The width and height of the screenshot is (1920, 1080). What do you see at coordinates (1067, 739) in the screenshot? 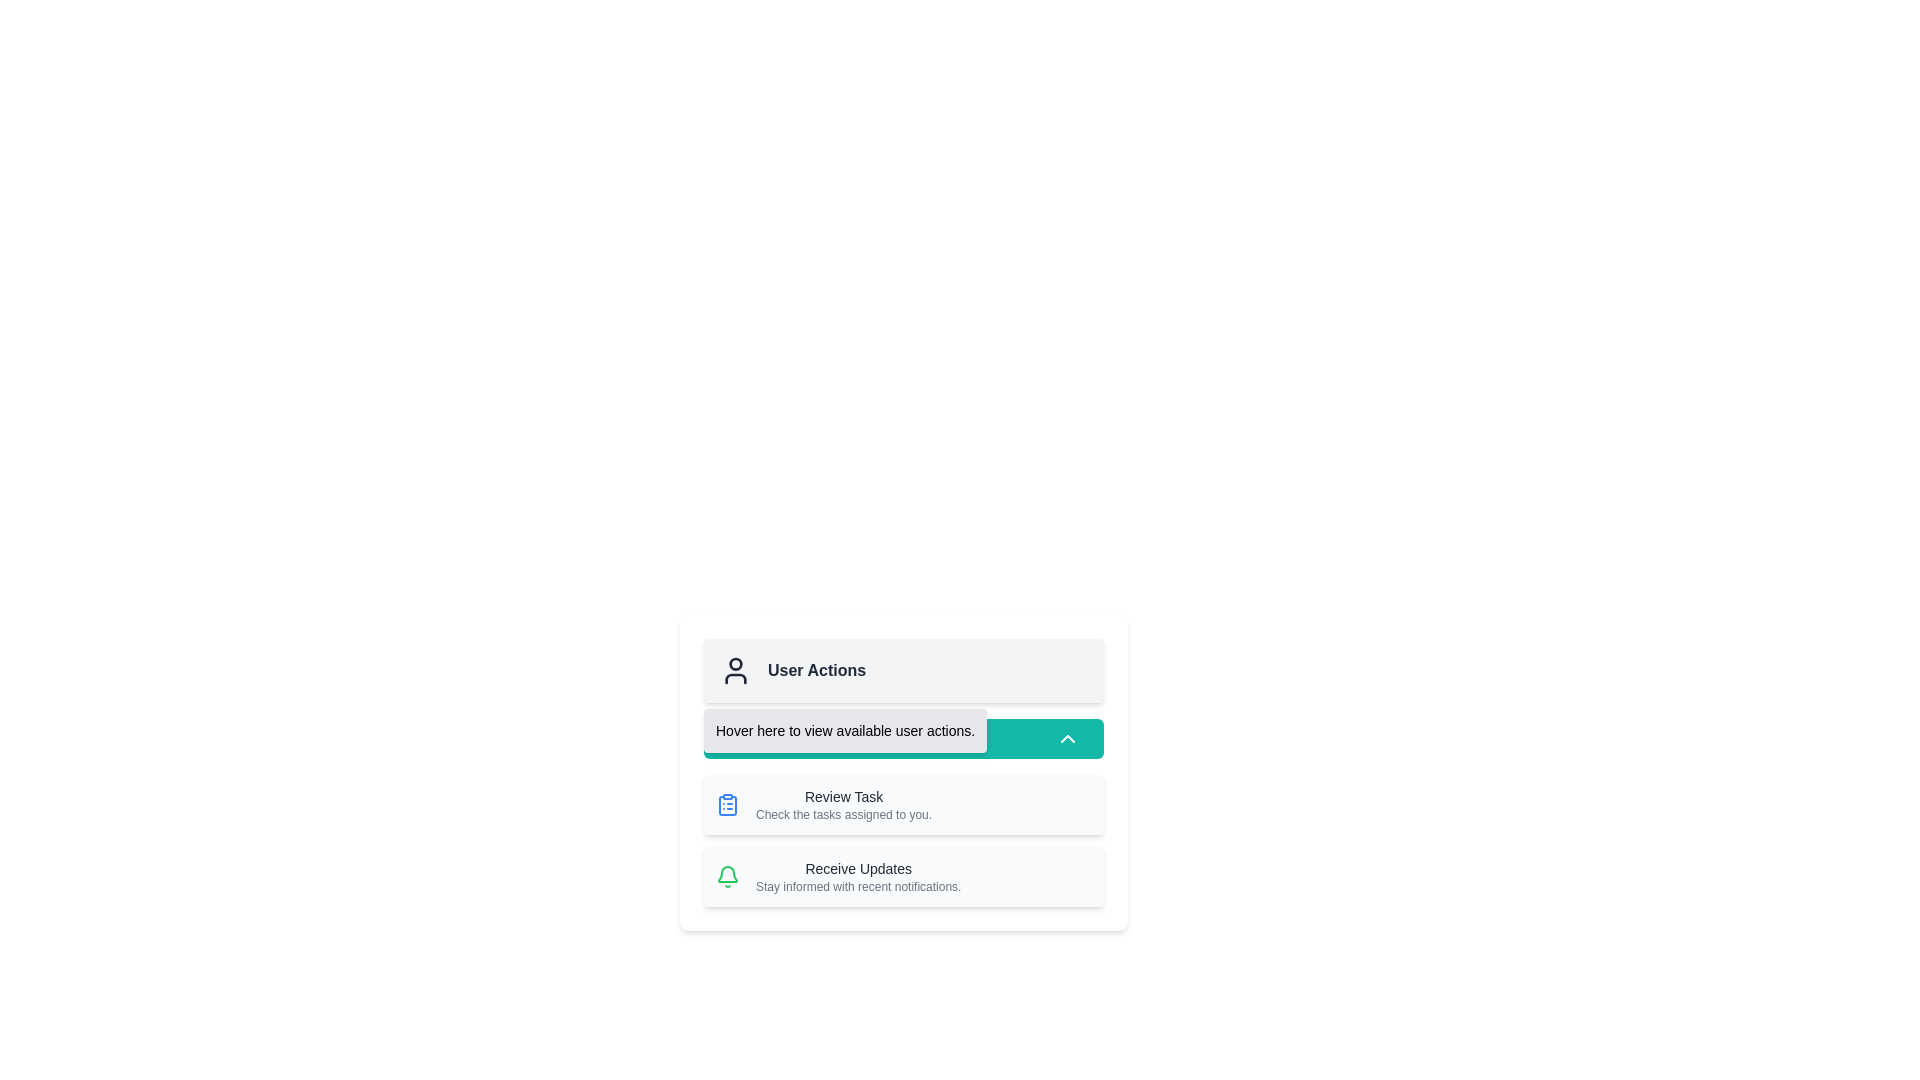
I see `the upward-pointing chevron icon located within the teal background of the 'Action Details' button` at bounding box center [1067, 739].